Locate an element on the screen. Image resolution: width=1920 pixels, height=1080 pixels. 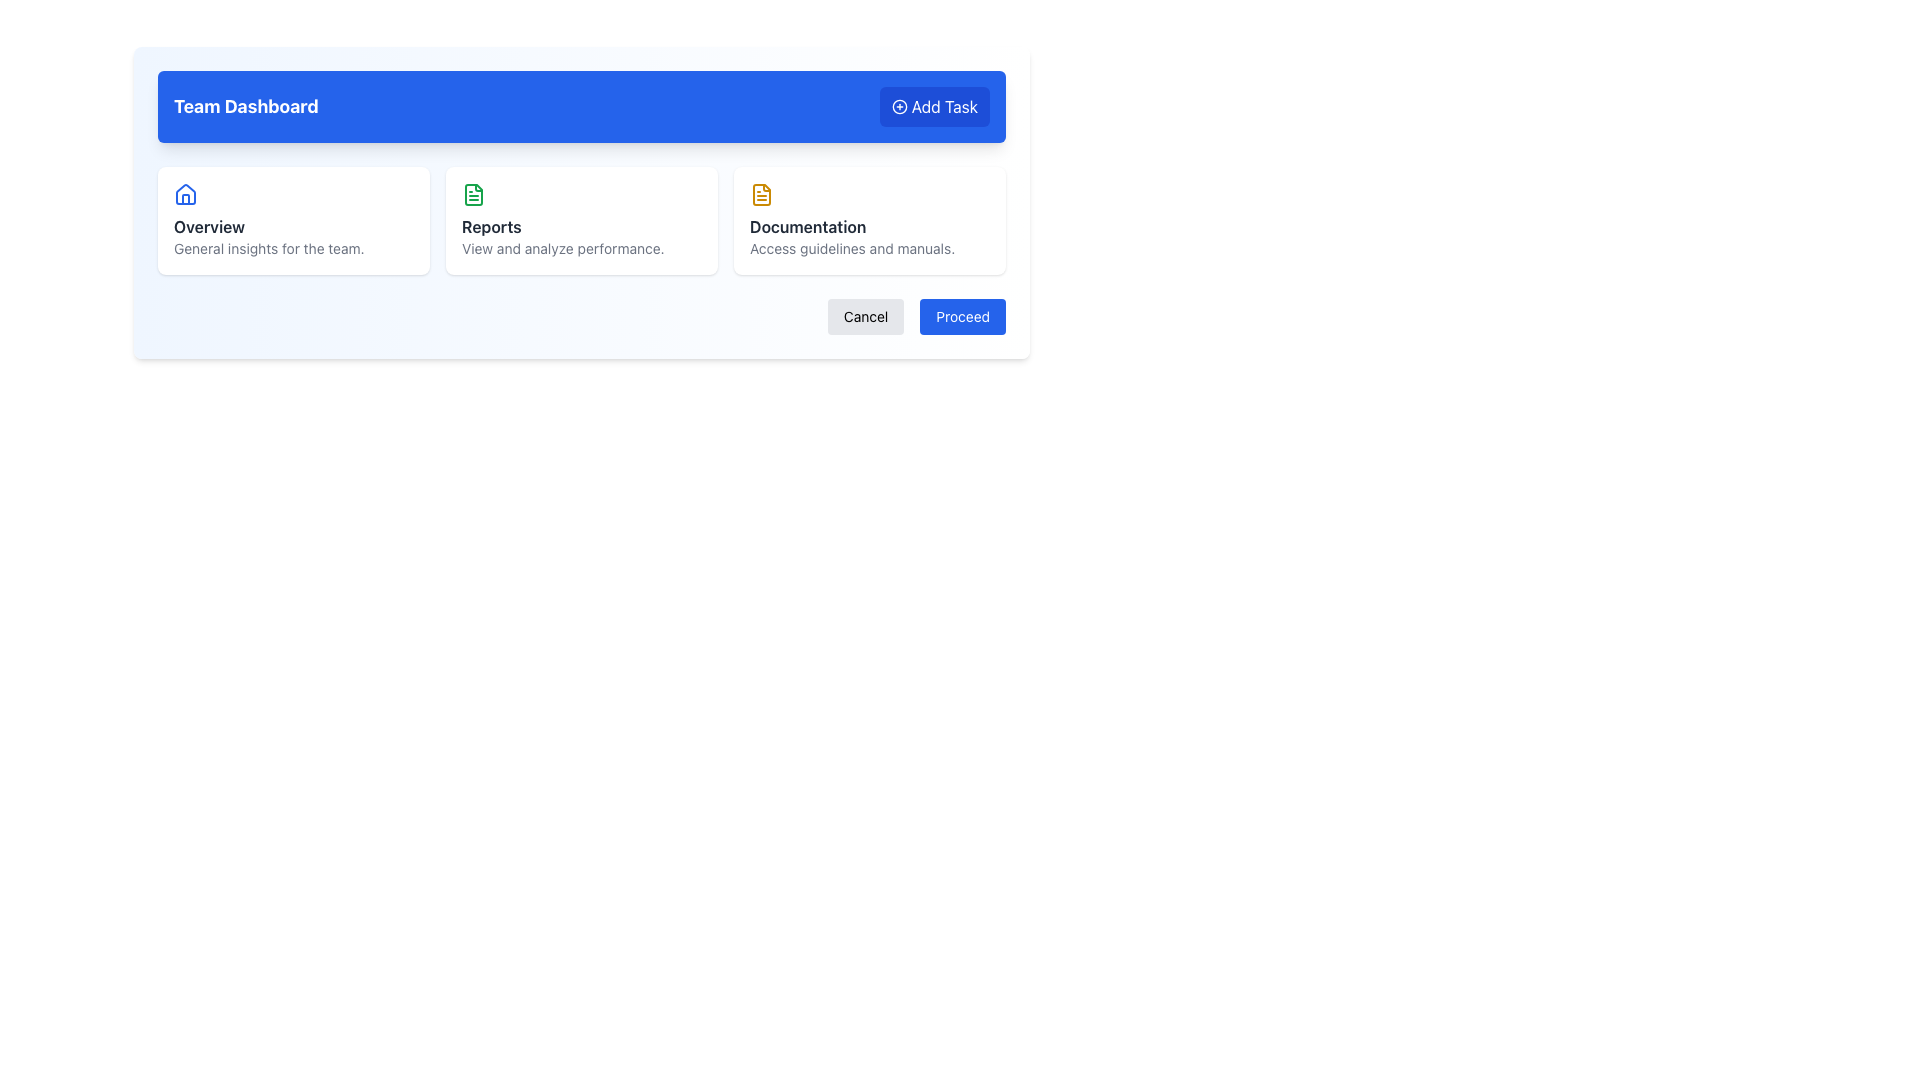
the 'Proceed' button, which is a rectangular button with rounded corners and a blue background, containing white text at its center, located at the bottom right corner of the layout and adjacent to the 'Cancel' button is located at coordinates (963, 315).